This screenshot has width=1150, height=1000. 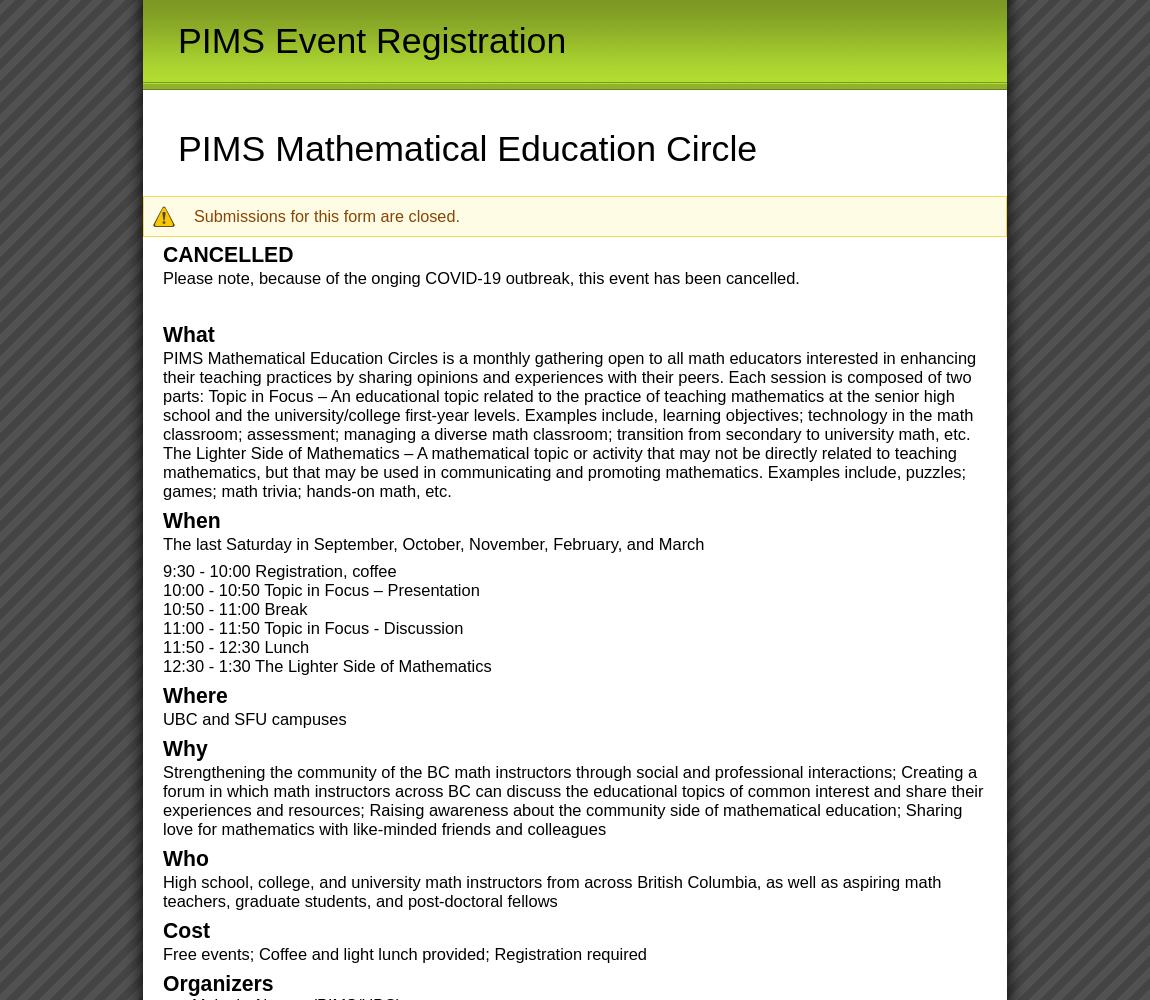 What do you see at coordinates (569, 424) in the screenshot?
I see `'PIMS Mathematical Education Circles is a monthly gathering open to all math educators interested in enhancing their teaching practices by sharing opinions and experiences with their peers. Each session is composed of two parts: Topic in Focus – An educational topic related to the practice of teaching mathematics at the senior high school and the university/college first-year levels. Examples include, learning objectives; technology in the math classroom; assessment; managing a diverse math classroom; transition from secondary to university math, etc. The Lighter Side of Mathematics – A mathematical topic or activity that may not be directly related to teaching mathematics, but that may be used in communicating and promoting mathematics. Examples include, puzzles; games; math trivia; hands-on math, etc.'` at bounding box center [569, 424].